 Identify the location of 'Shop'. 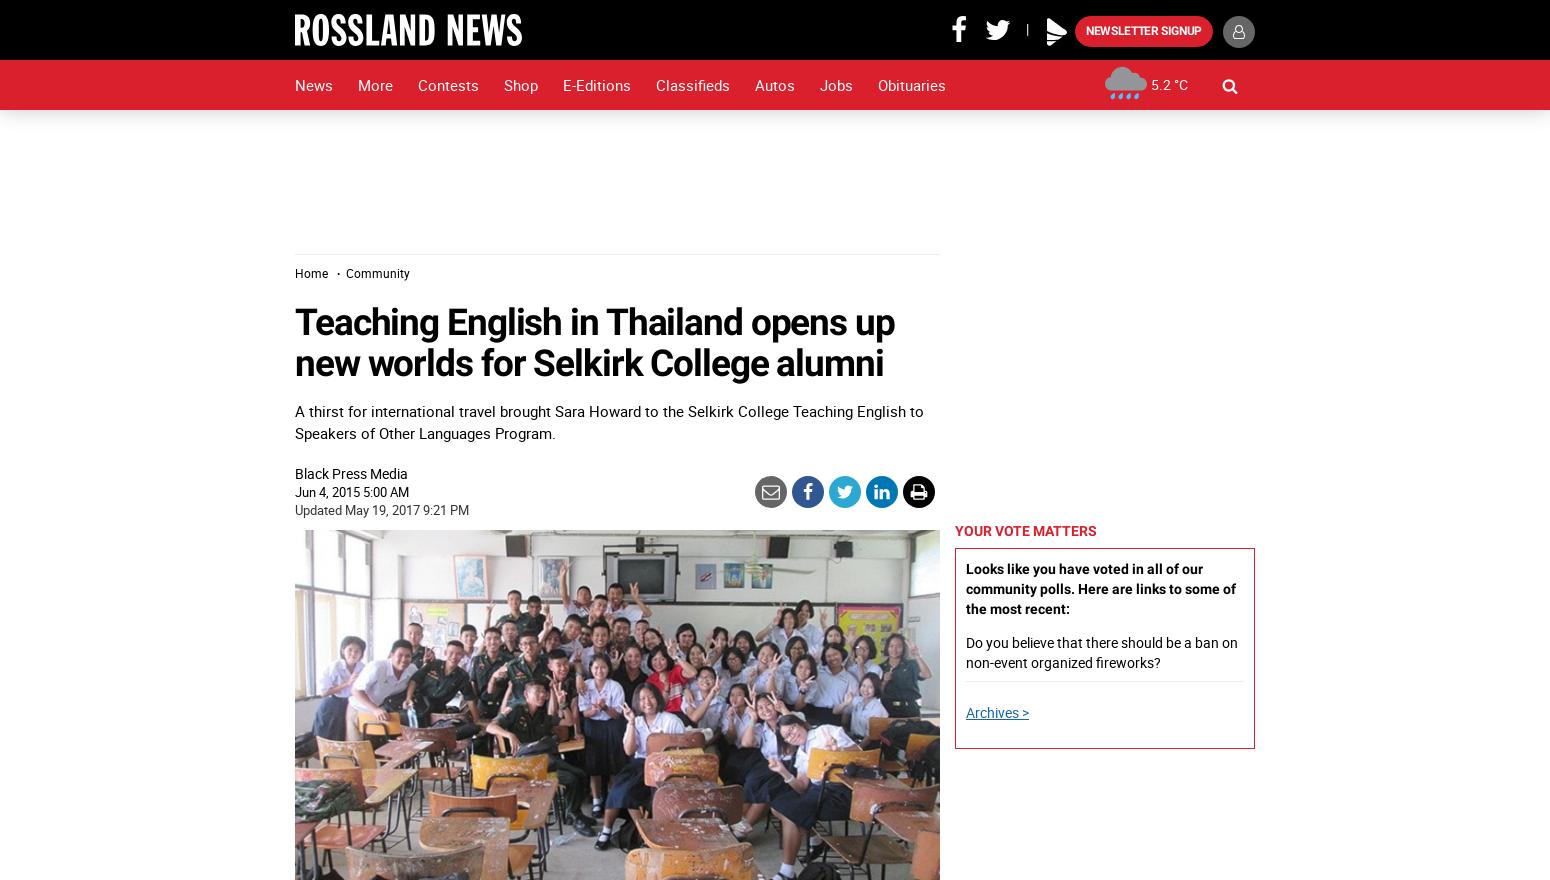
(519, 84).